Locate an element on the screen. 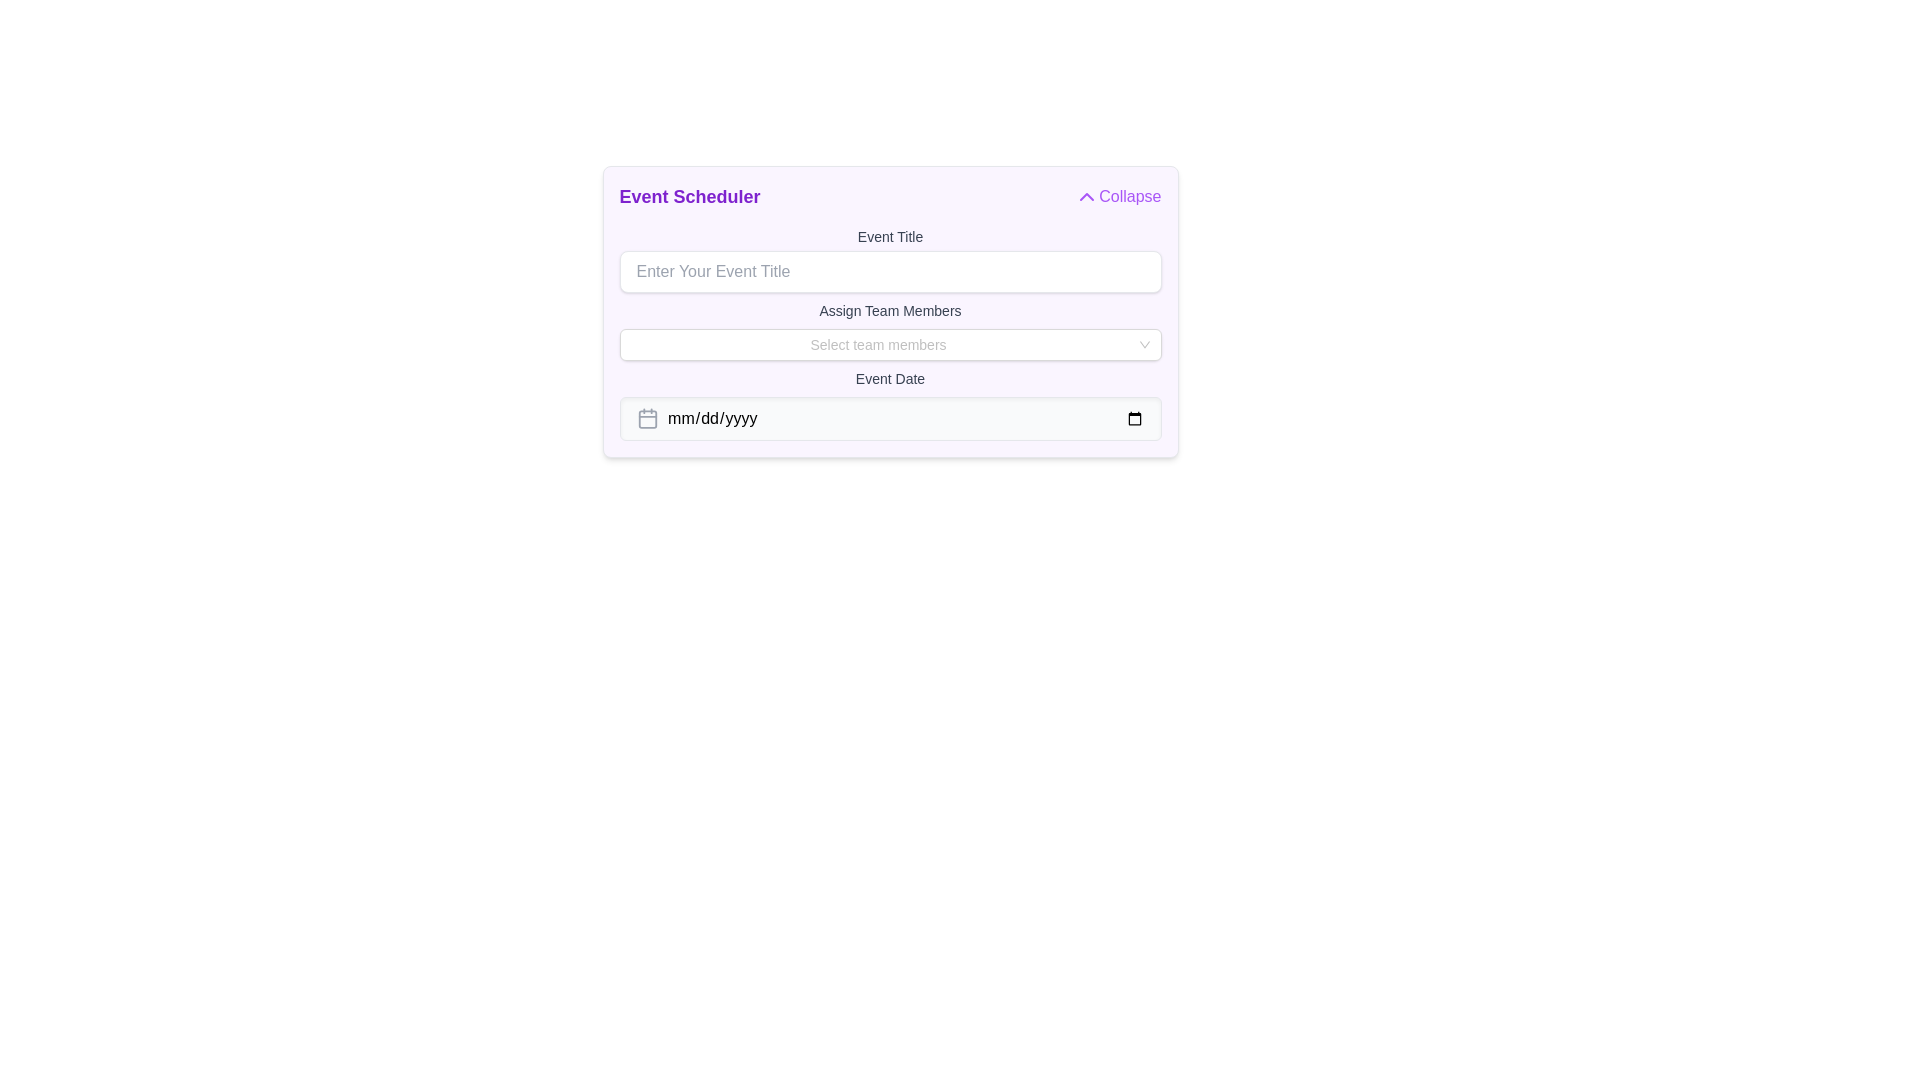 The height and width of the screenshot is (1080, 1920). the calendar icon button located to the left of the 'Event Date' text box, which serves as a date picker functionality is located at coordinates (647, 418).